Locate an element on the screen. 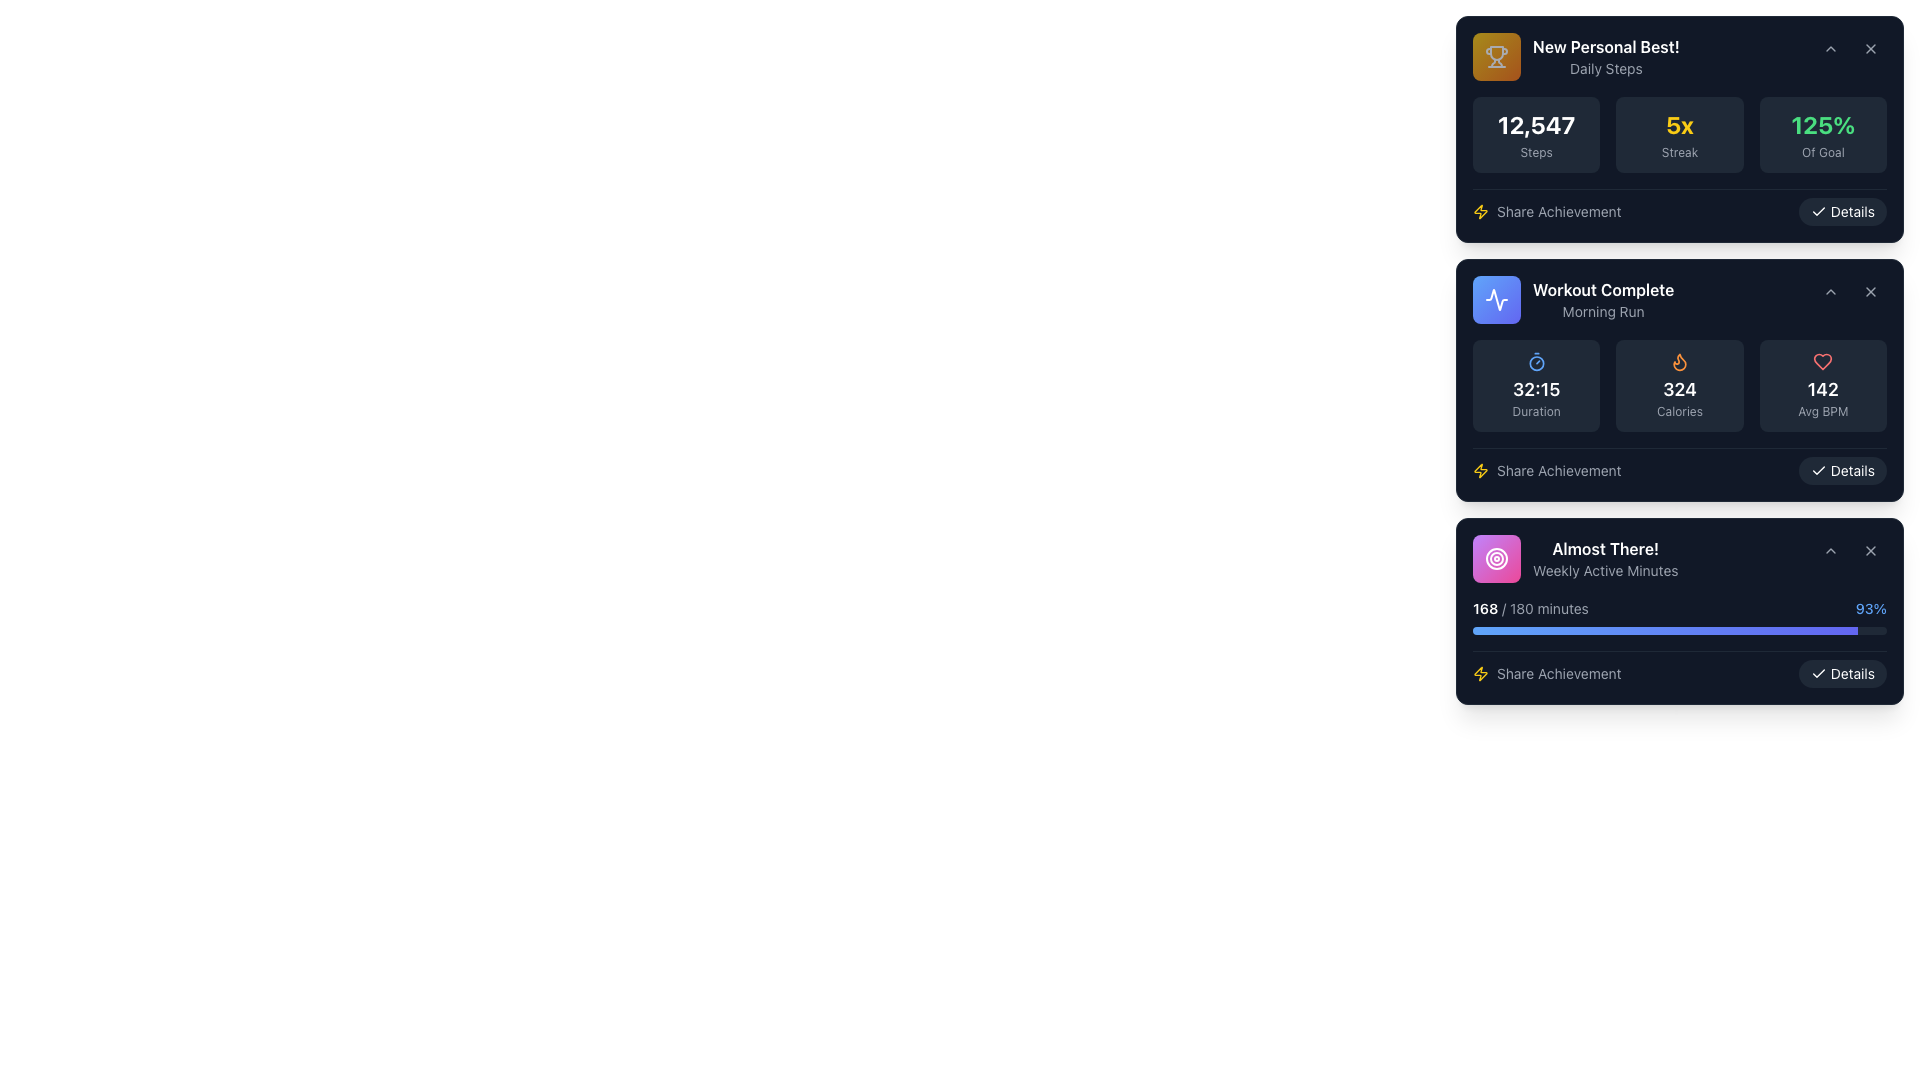  the calorie burned icon located in the center of the 'Workout Complete' box, which is positioned directly above the text '324 Calories' is located at coordinates (1680, 362).